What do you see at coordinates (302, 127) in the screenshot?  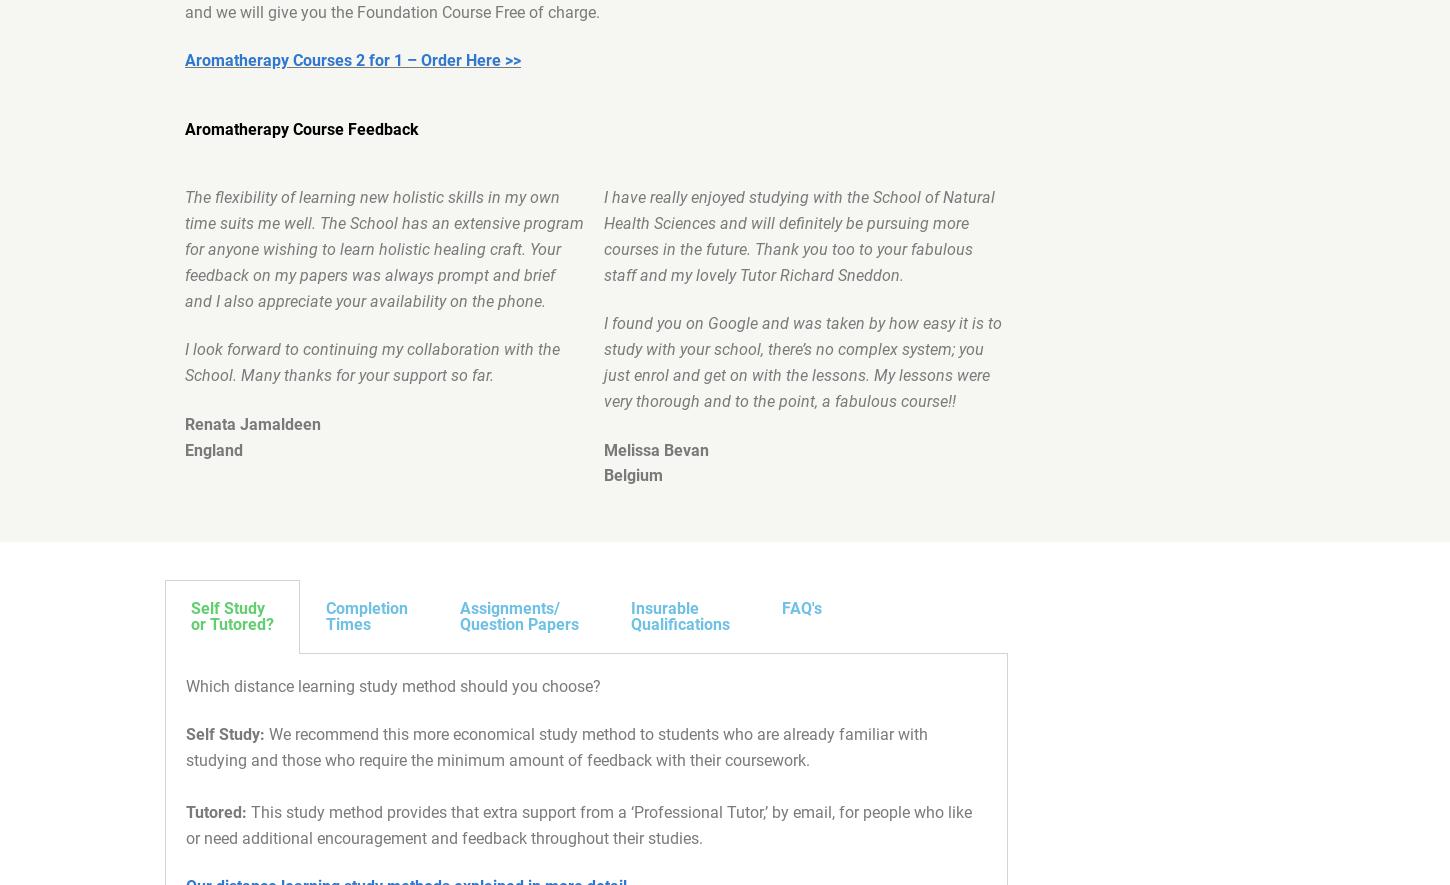 I see `'Aromatherapy Course Feedback'` at bounding box center [302, 127].